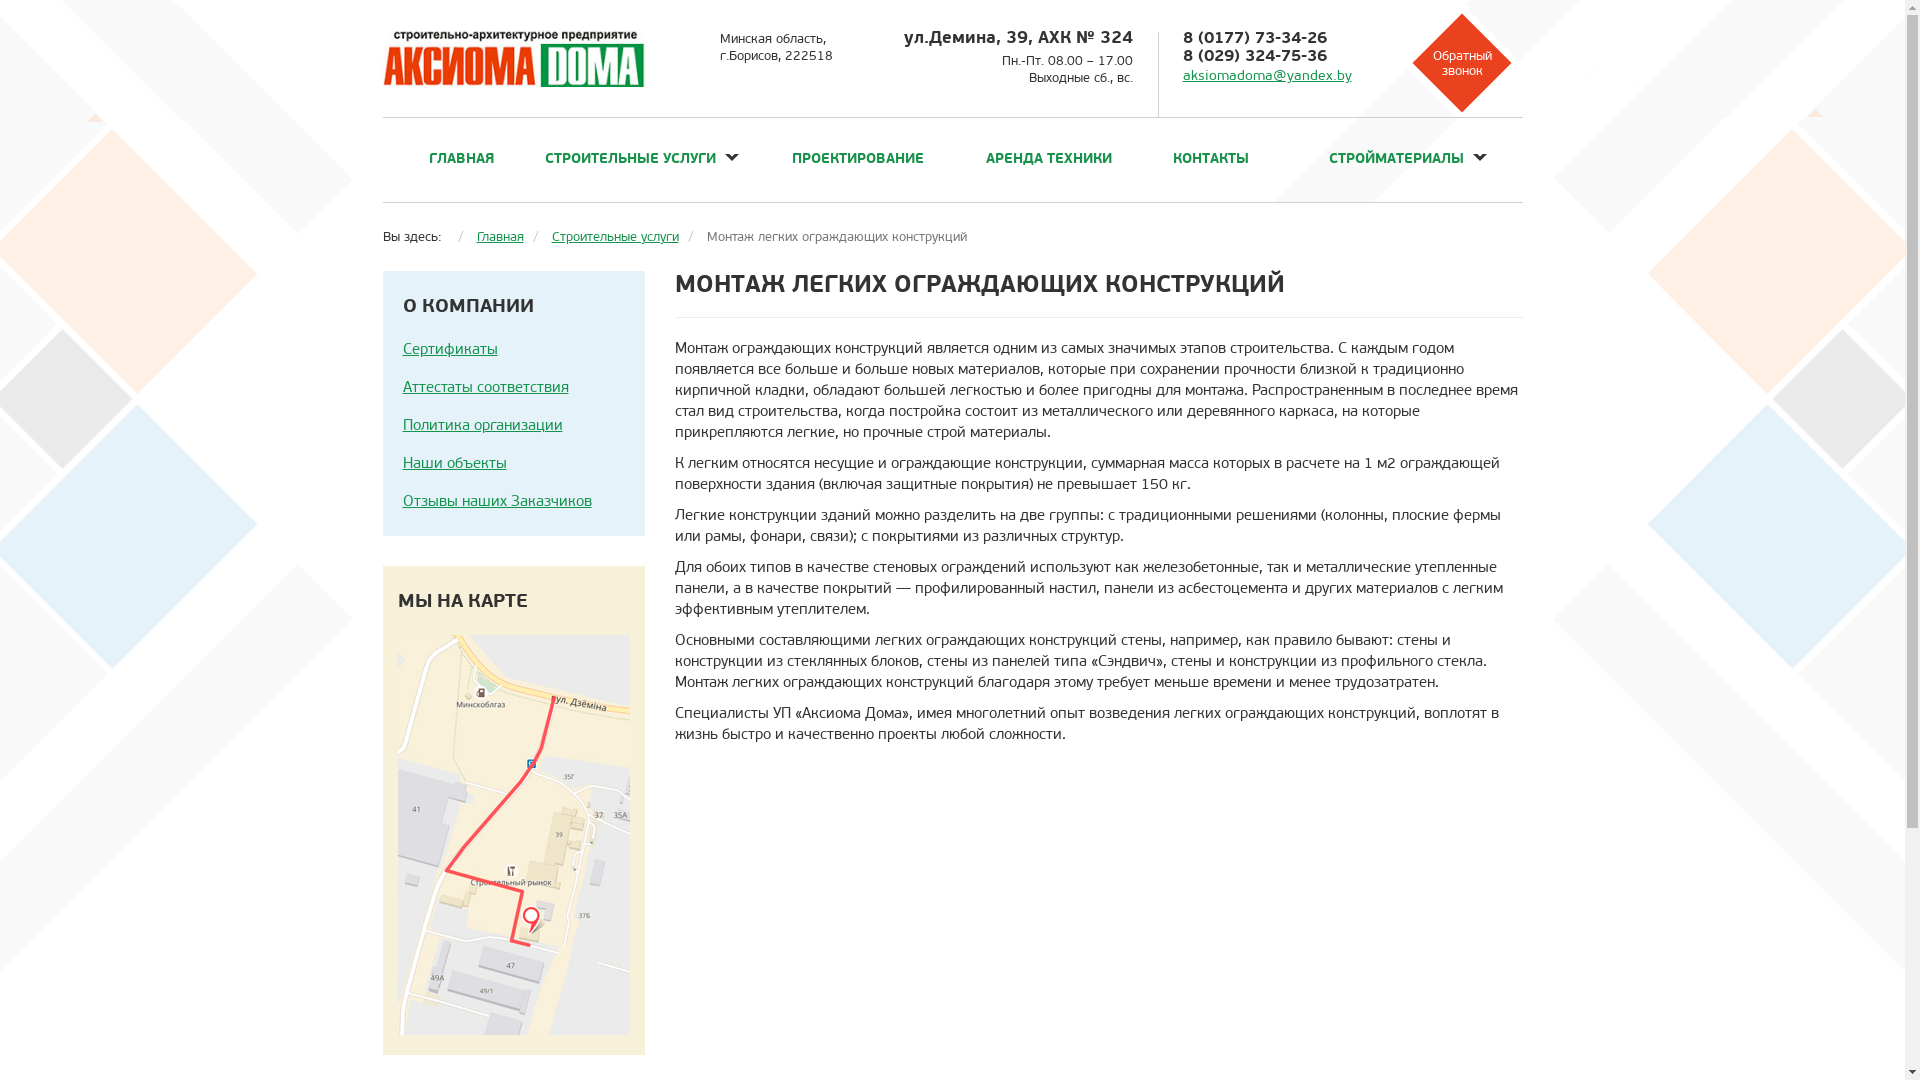 The height and width of the screenshot is (1080, 1920). I want to click on 'aksiomadoma@yandex.by', so click(1265, 75).